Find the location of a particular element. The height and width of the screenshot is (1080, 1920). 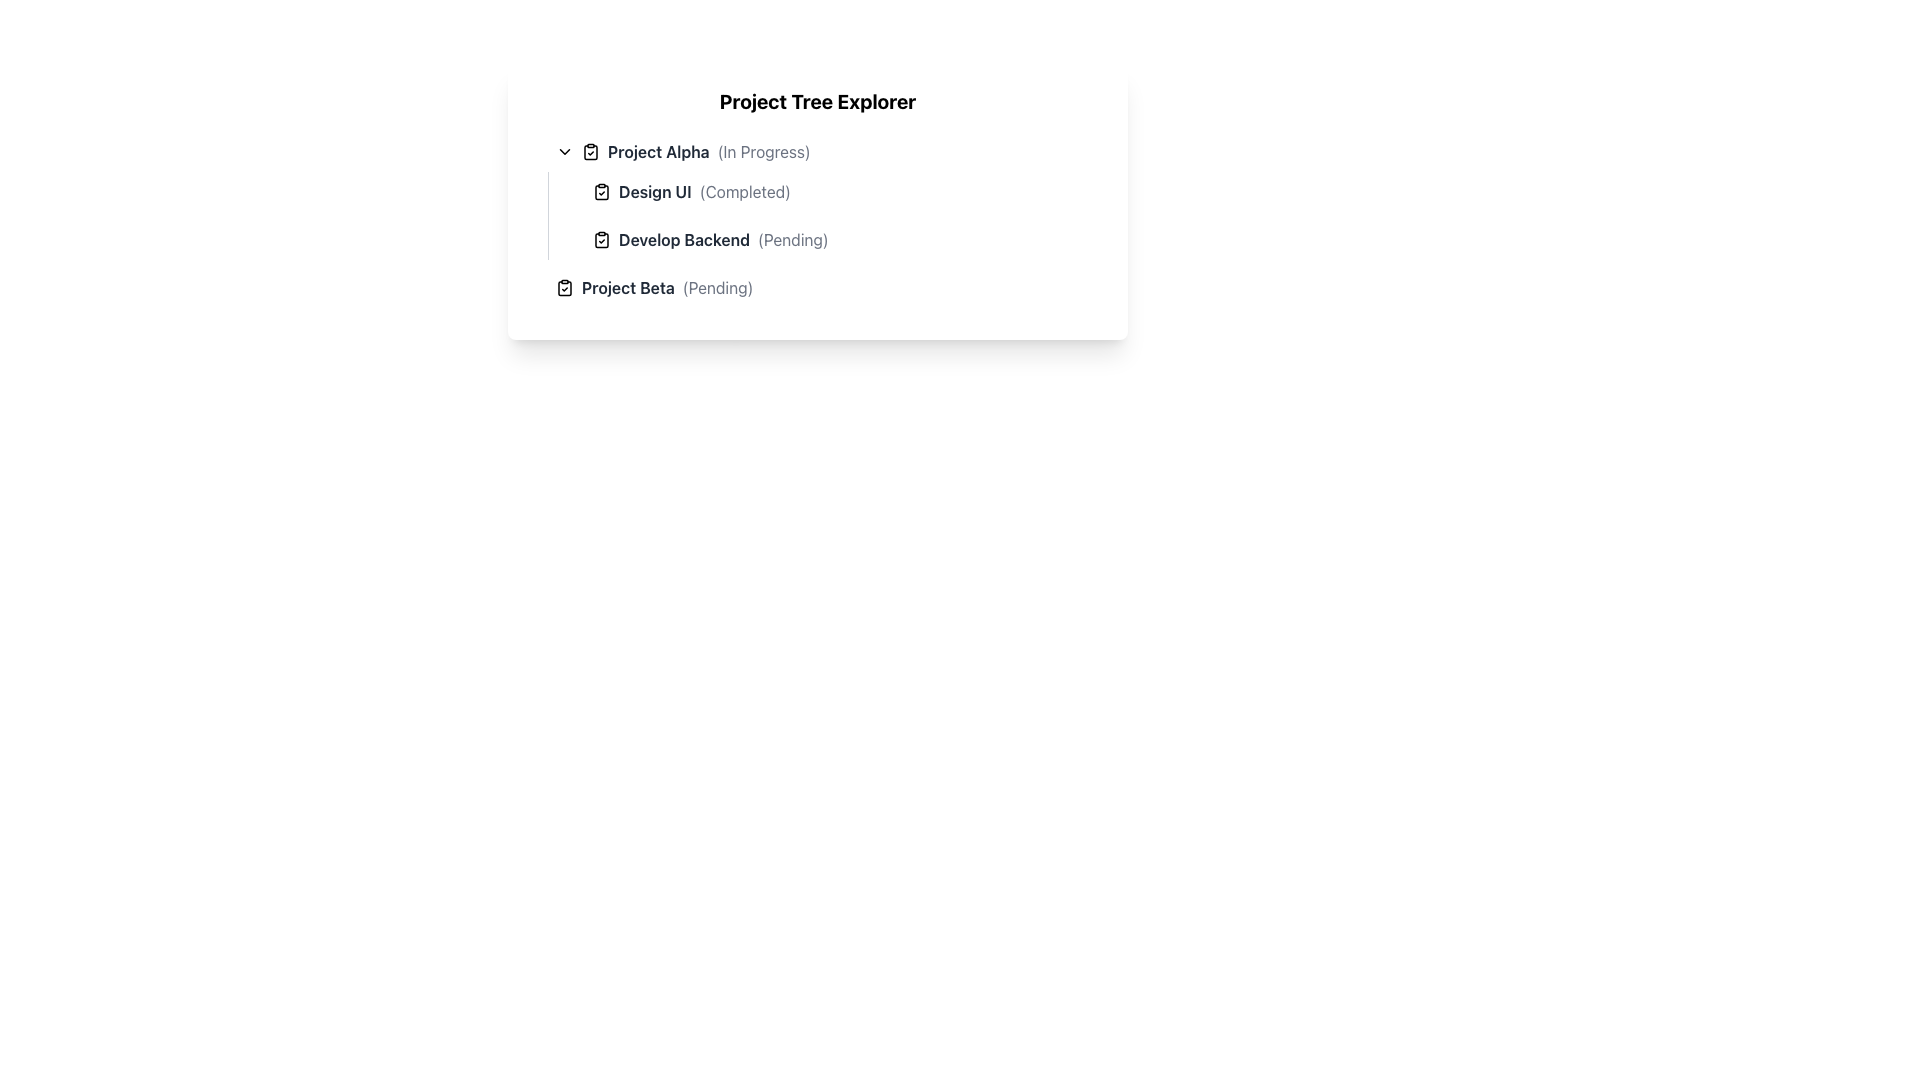

the 'Project Alpha' text label, which is displayed in bold dark-gray font and is positioned next to an icon and an '(In Progress)' annotation is located at coordinates (658, 150).